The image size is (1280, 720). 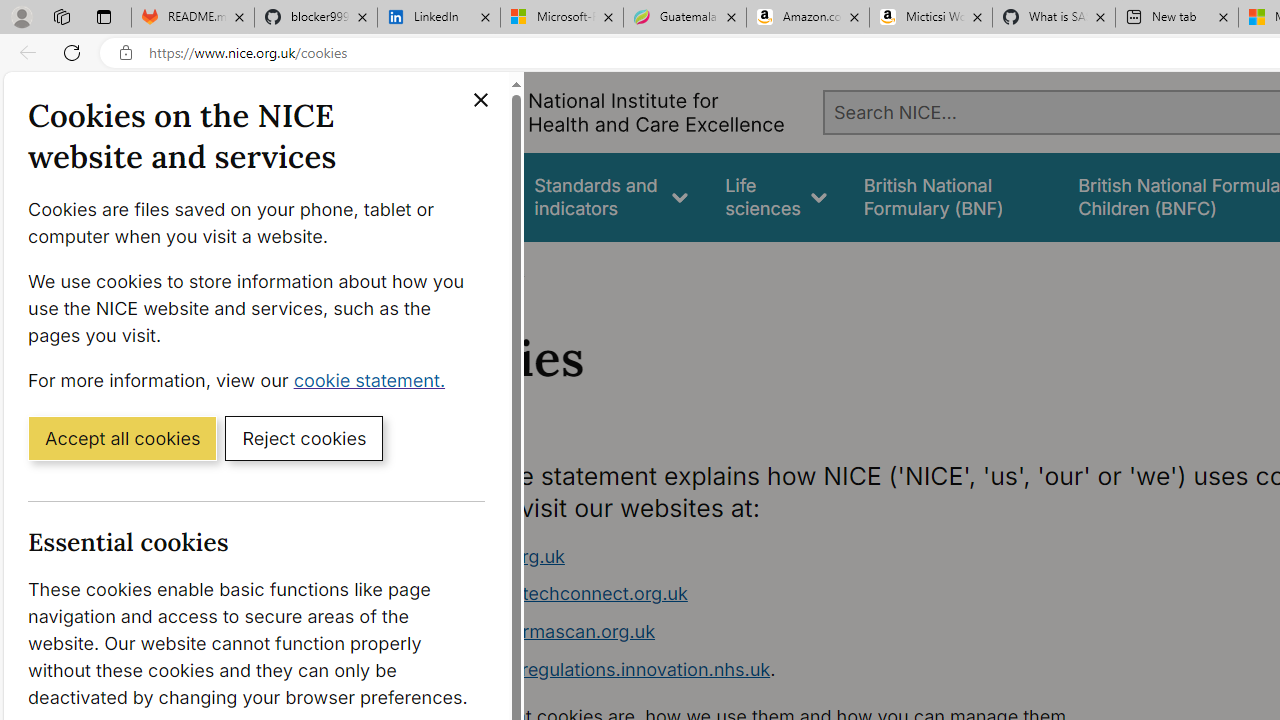 I want to click on 'Life sciences', so click(x=775, y=197).